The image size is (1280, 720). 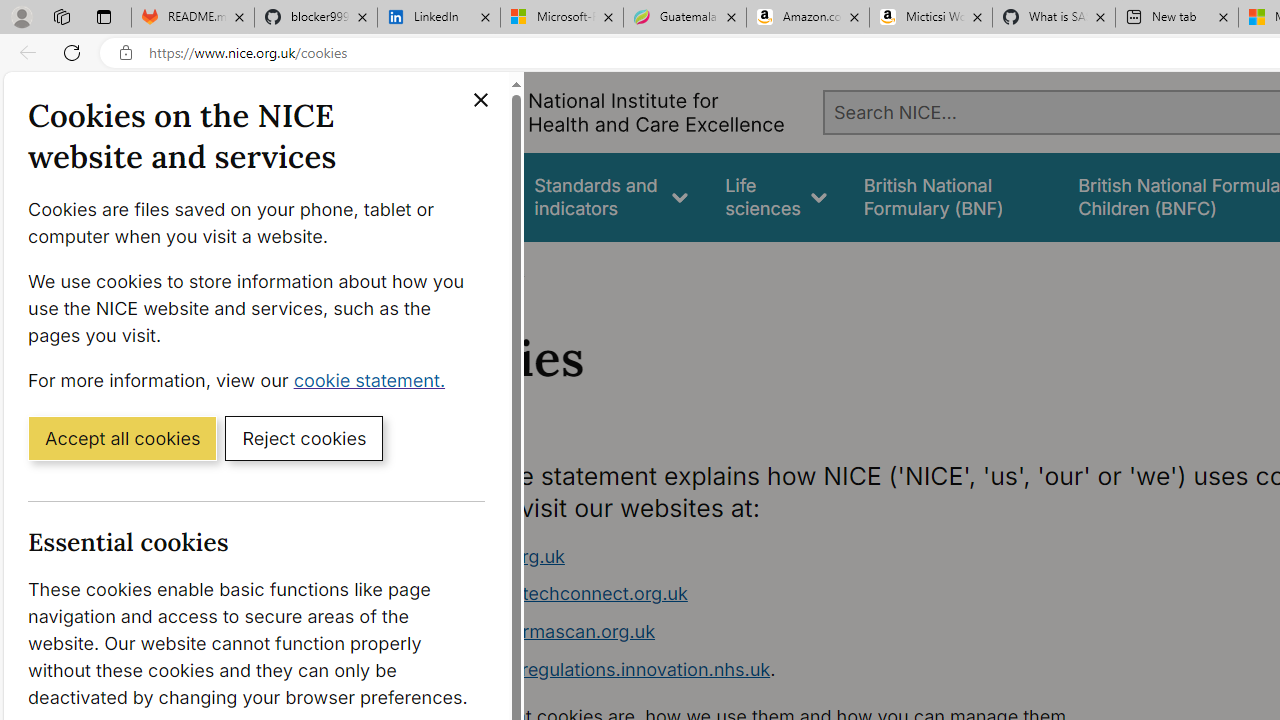 I want to click on 'Life sciences', so click(x=775, y=197).